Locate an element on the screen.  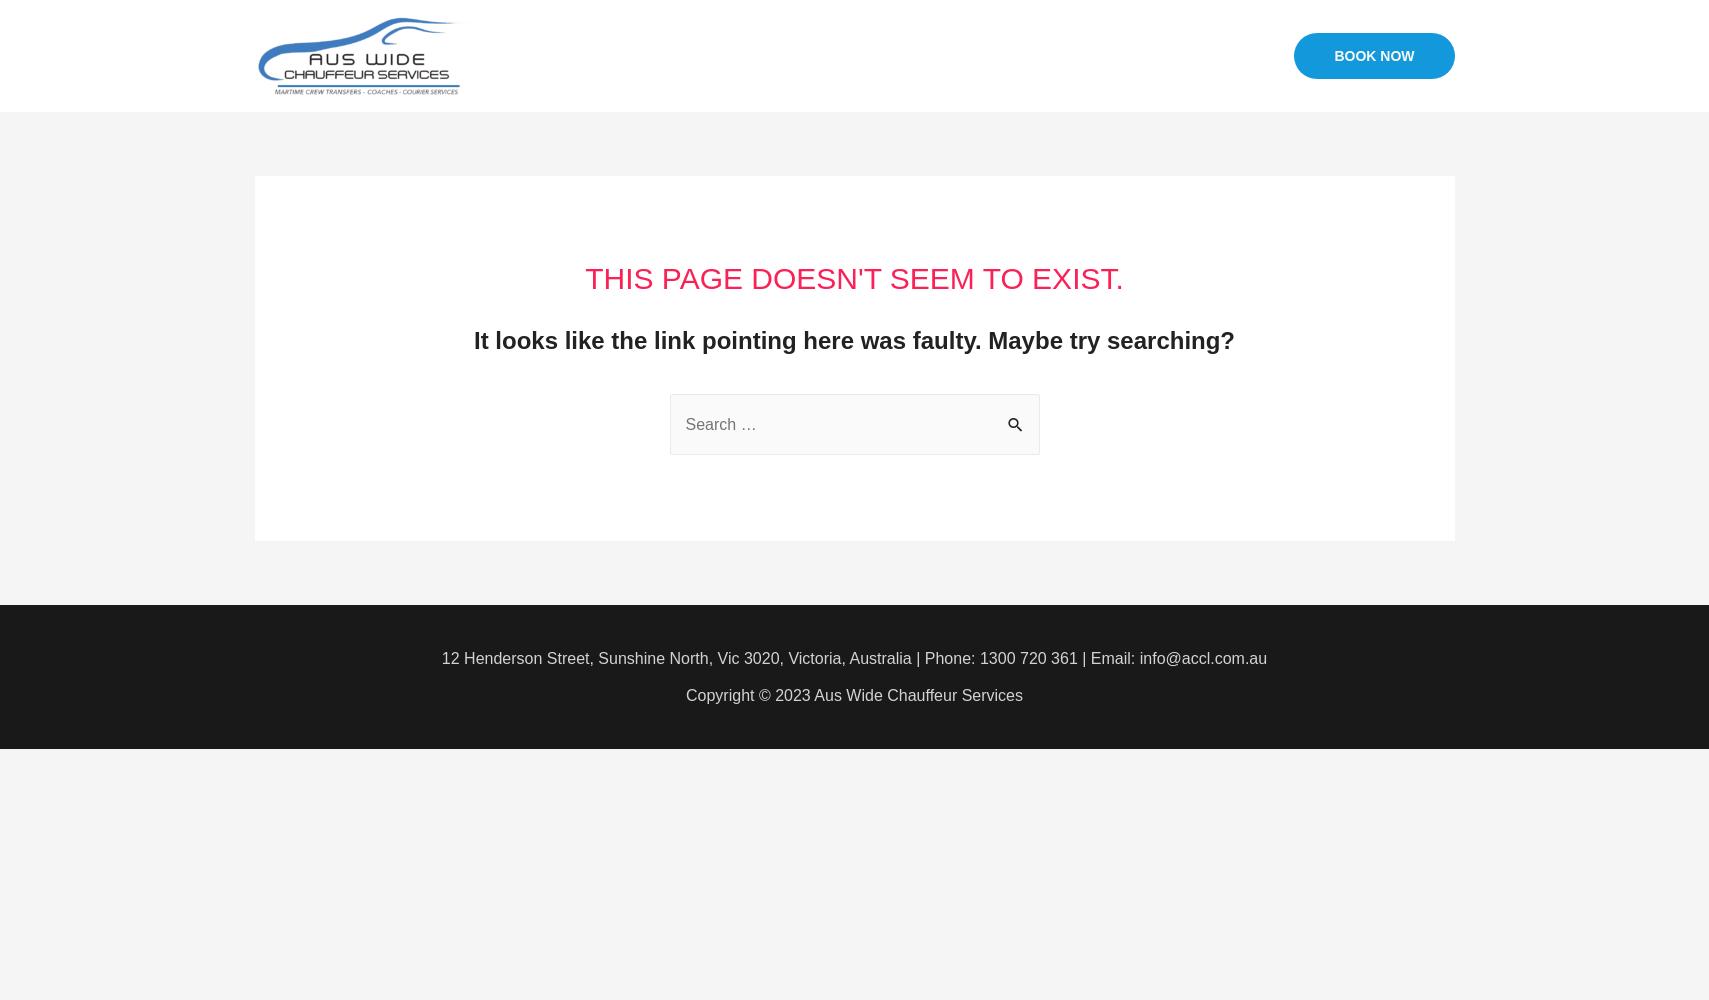
'ABOUT' is located at coordinates (877, 55).